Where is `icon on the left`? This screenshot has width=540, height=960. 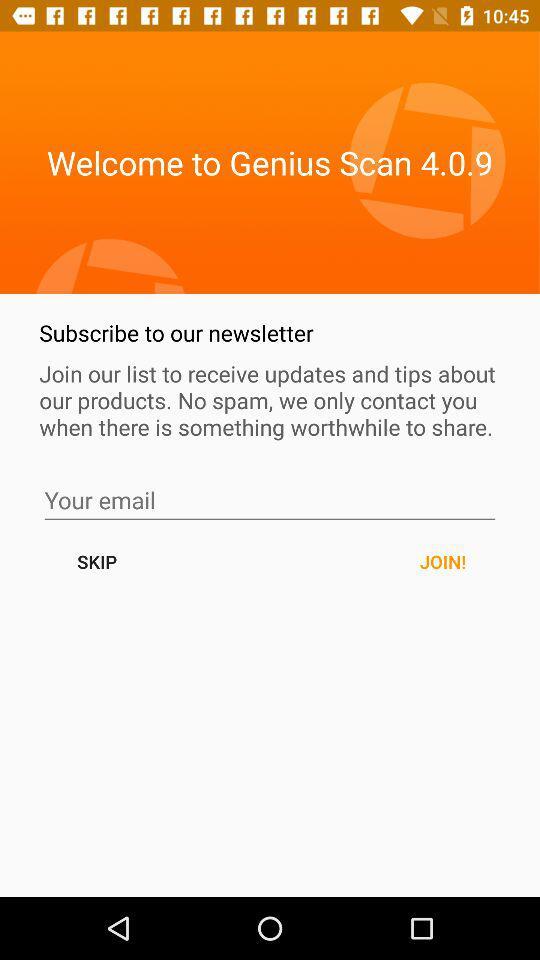 icon on the left is located at coordinates (96, 561).